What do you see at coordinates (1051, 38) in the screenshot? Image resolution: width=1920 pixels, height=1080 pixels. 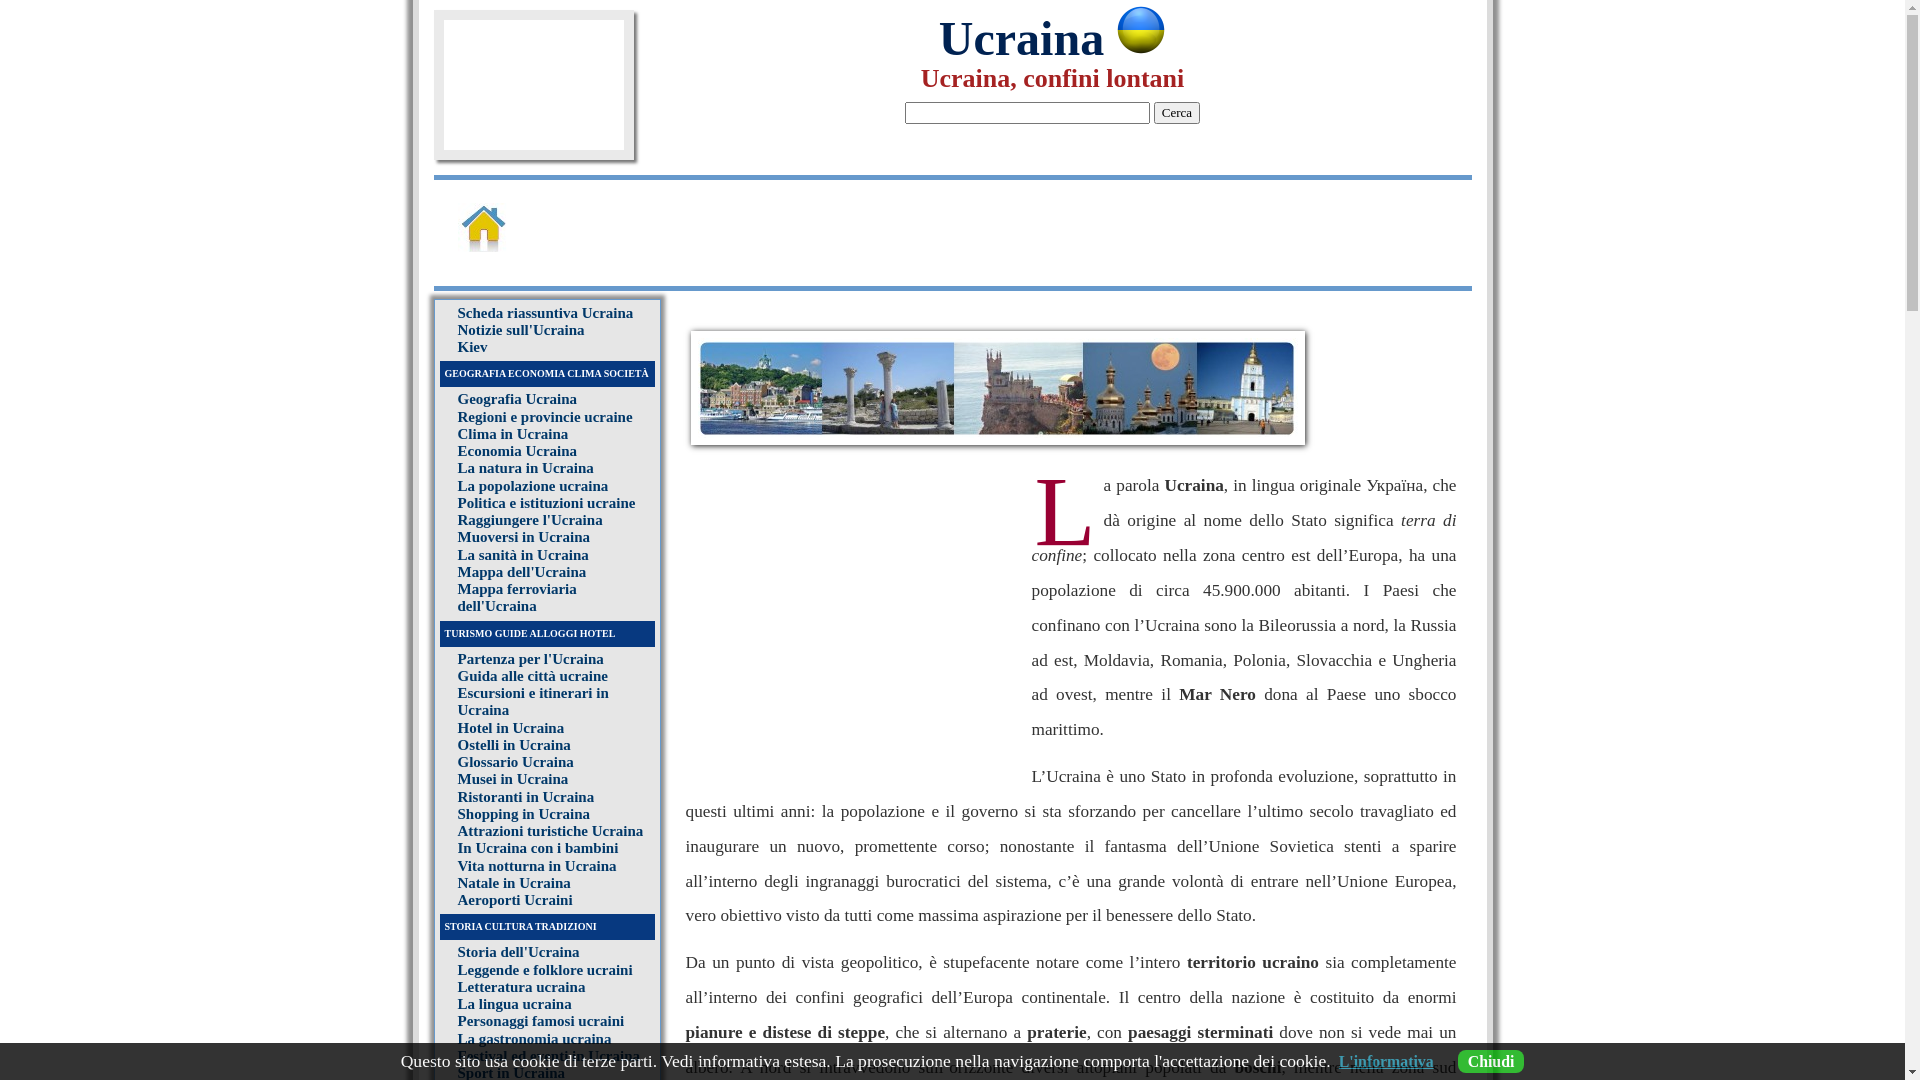 I see `'Ucraina'` at bounding box center [1051, 38].